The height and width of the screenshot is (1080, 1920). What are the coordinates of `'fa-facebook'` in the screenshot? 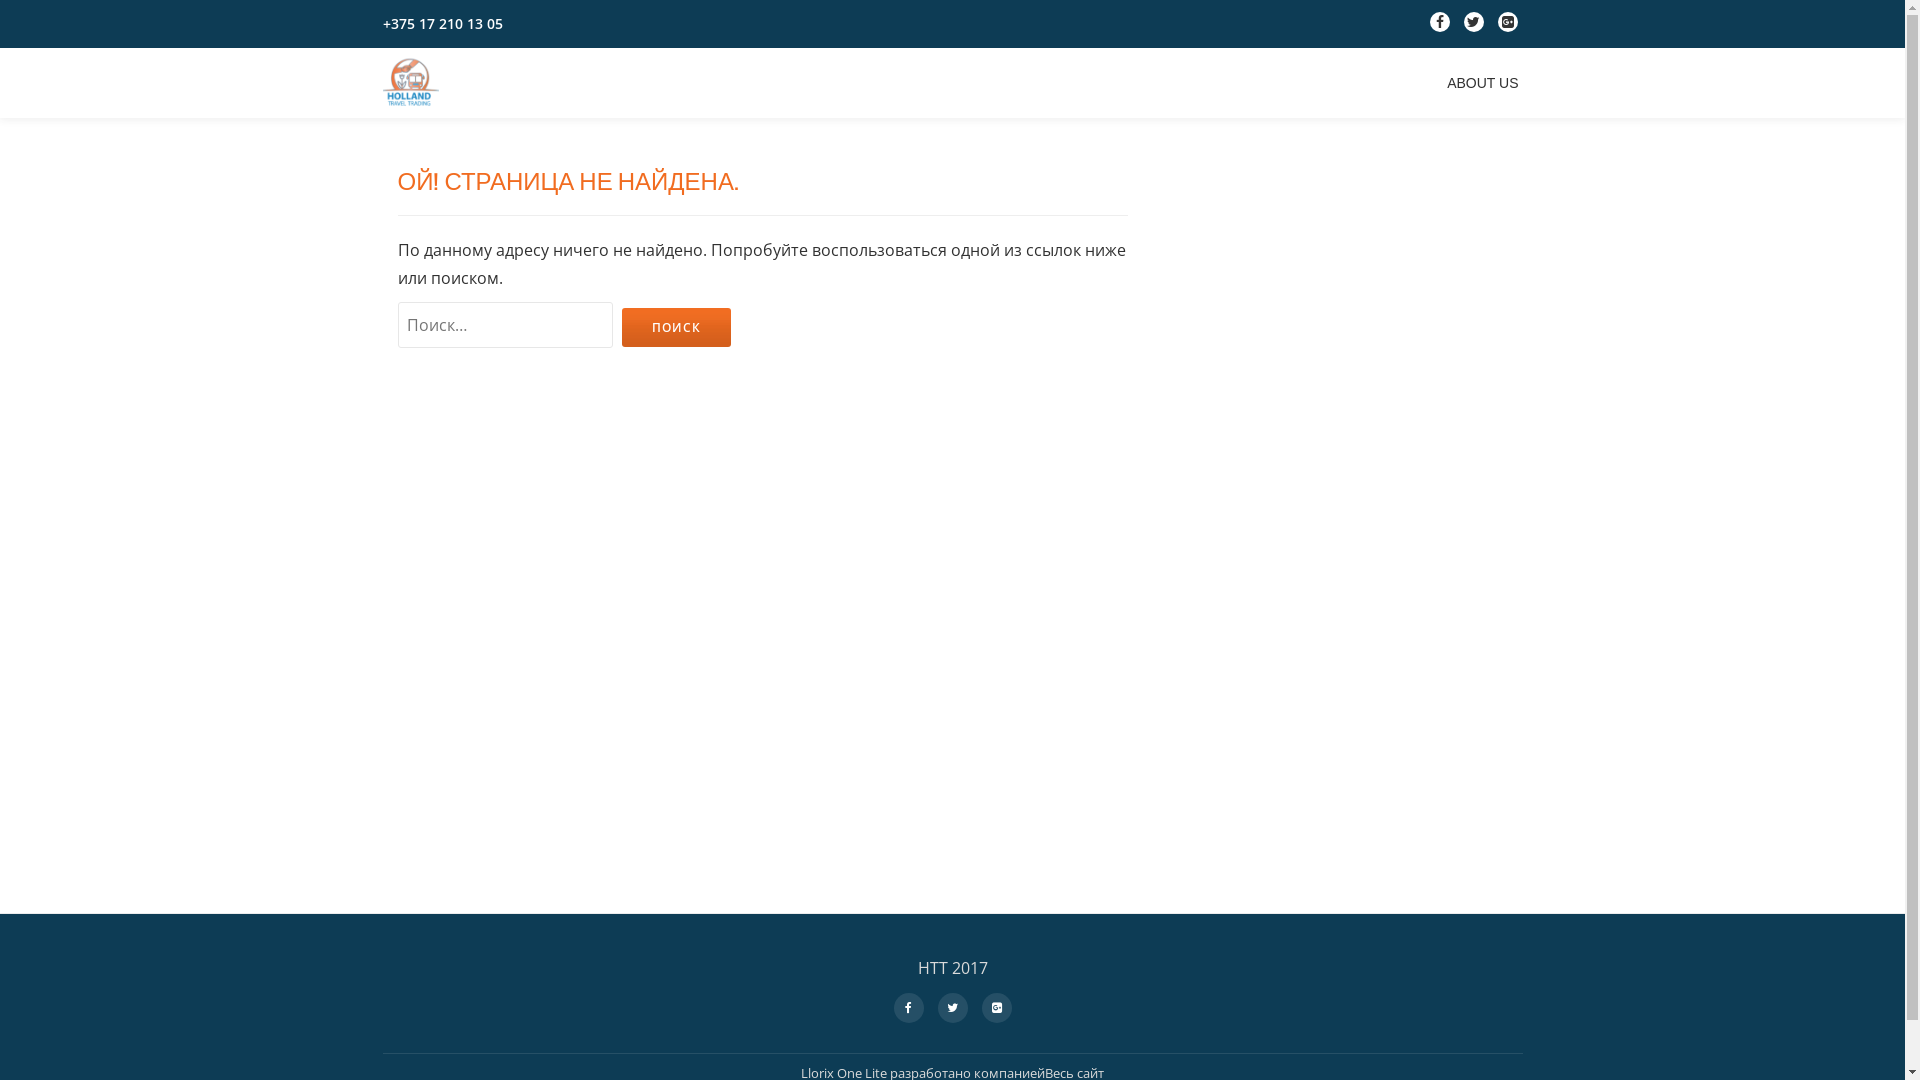 It's located at (906, 1006).